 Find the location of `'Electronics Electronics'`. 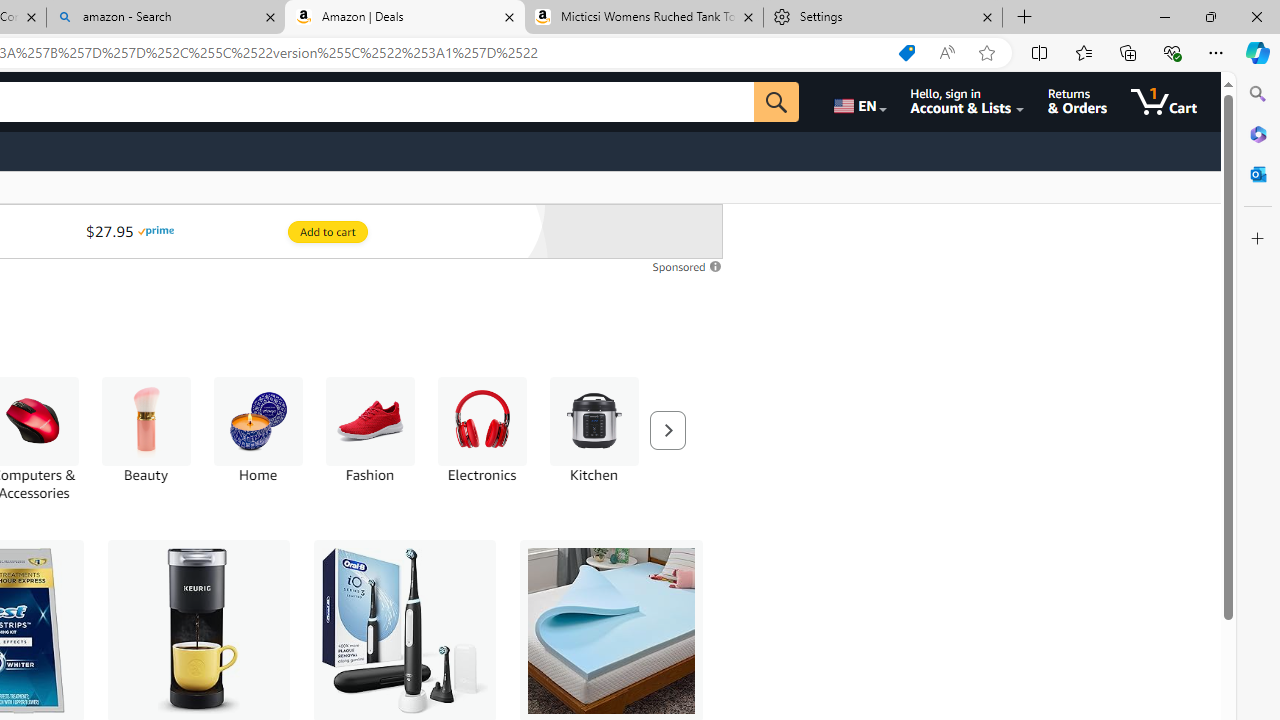

'Electronics Electronics' is located at coordinates (481, 429).